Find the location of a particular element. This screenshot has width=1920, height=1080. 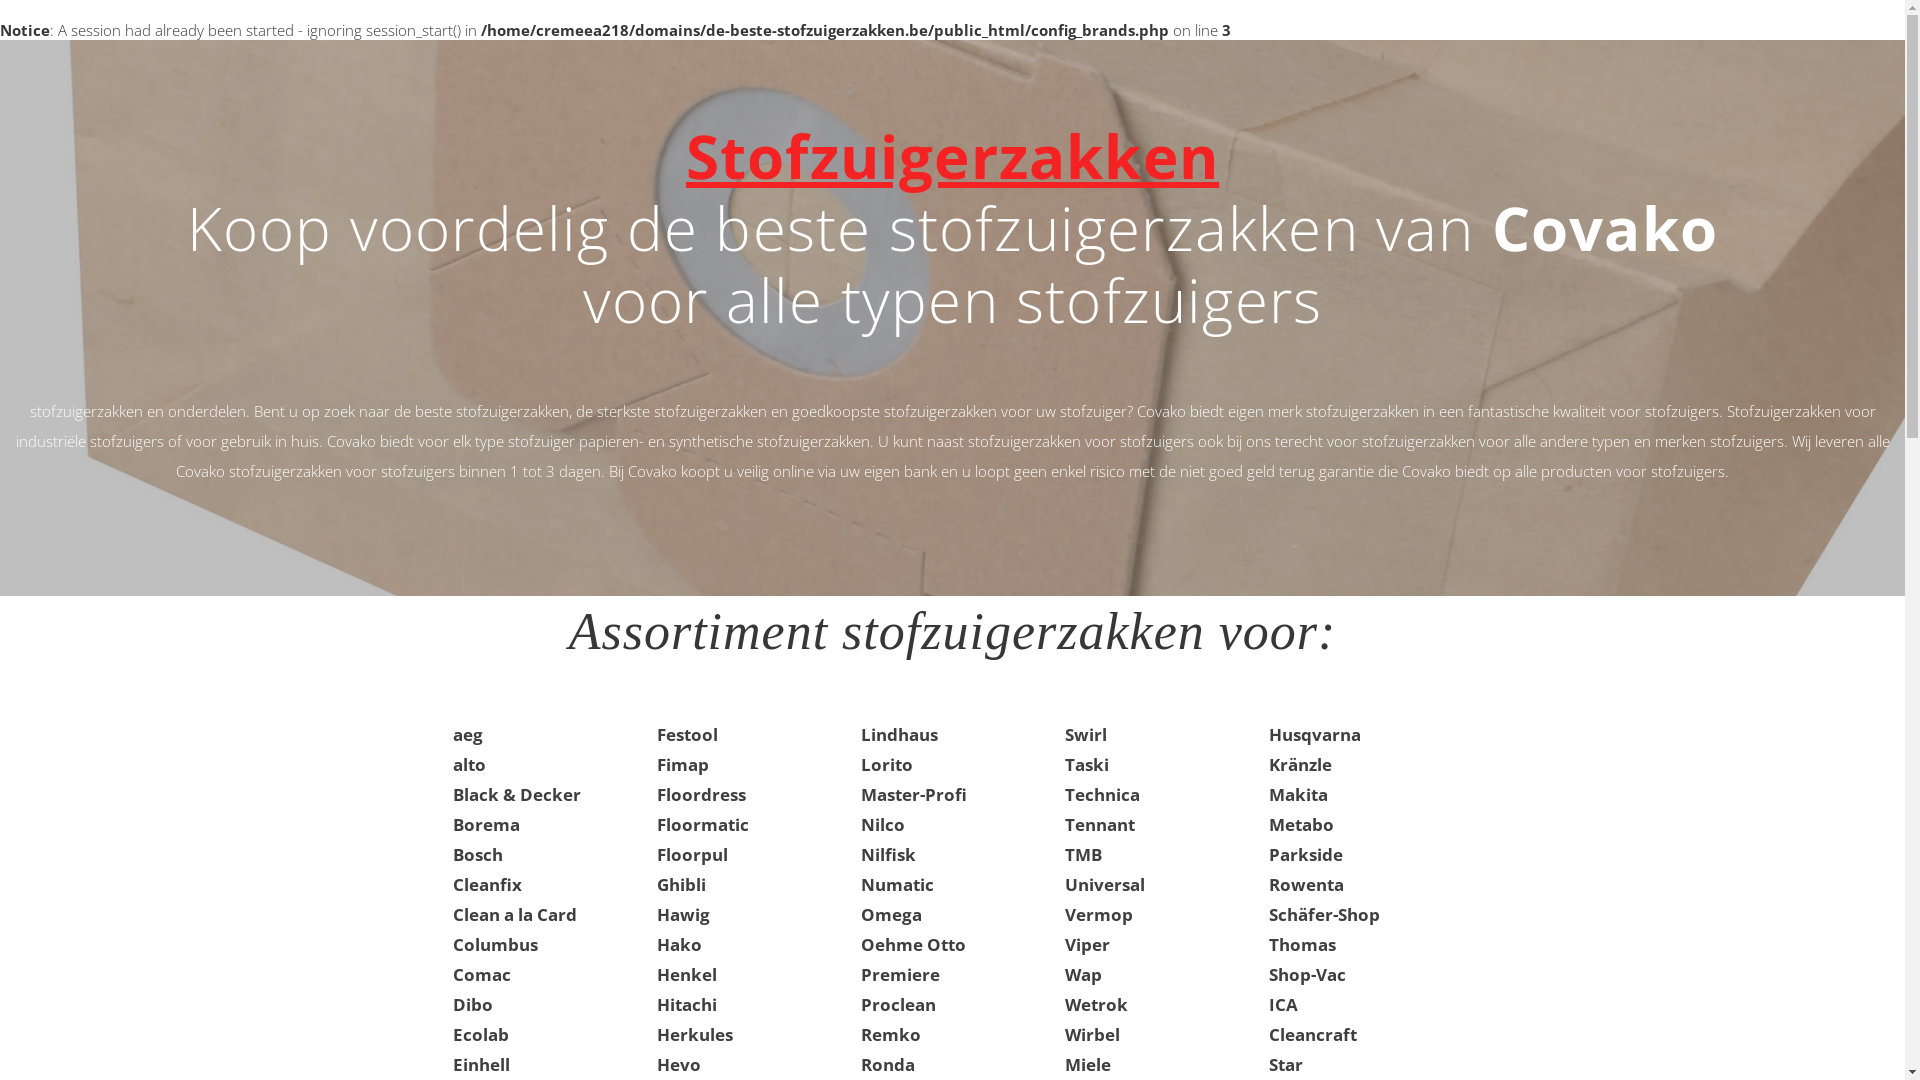

'Rowenta' is located at coordinates (1266, 883).